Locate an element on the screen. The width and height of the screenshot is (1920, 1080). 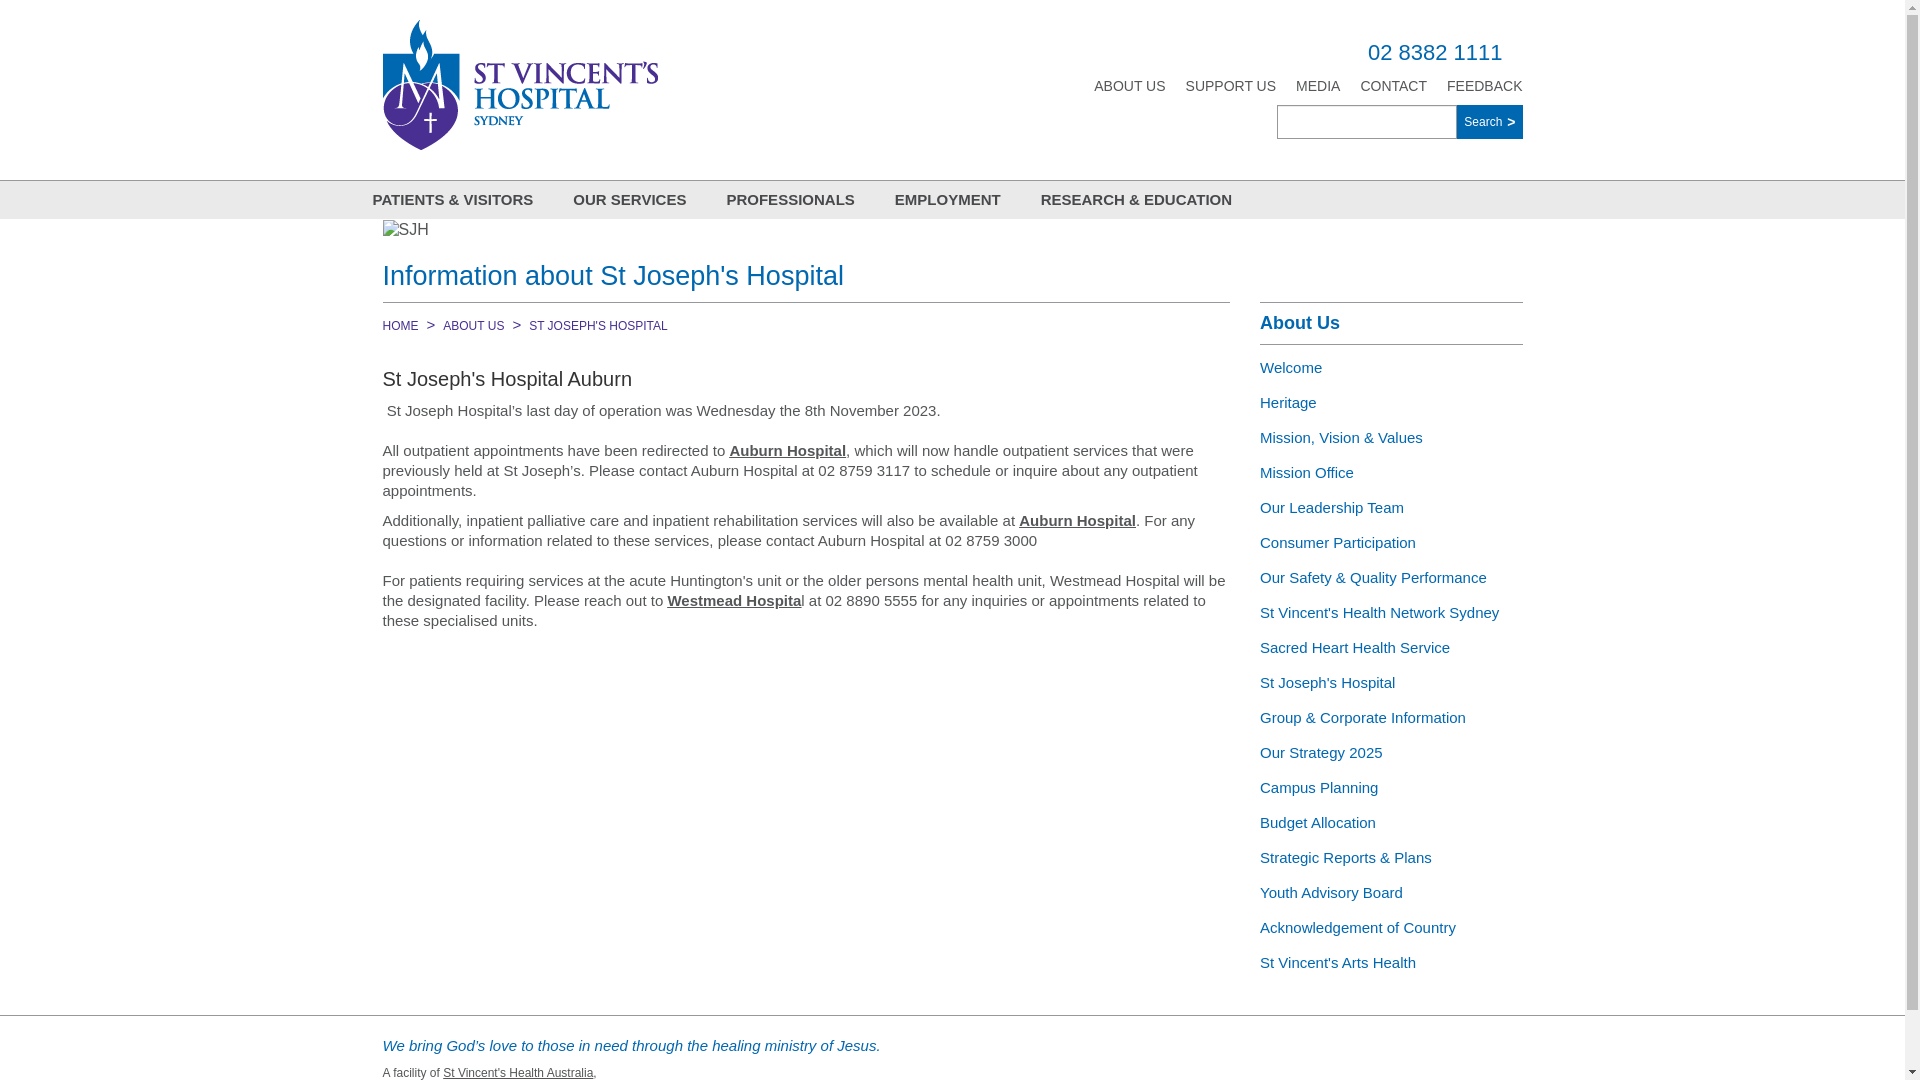
'SUPPORT US' is located at coordinates (1230, 84).